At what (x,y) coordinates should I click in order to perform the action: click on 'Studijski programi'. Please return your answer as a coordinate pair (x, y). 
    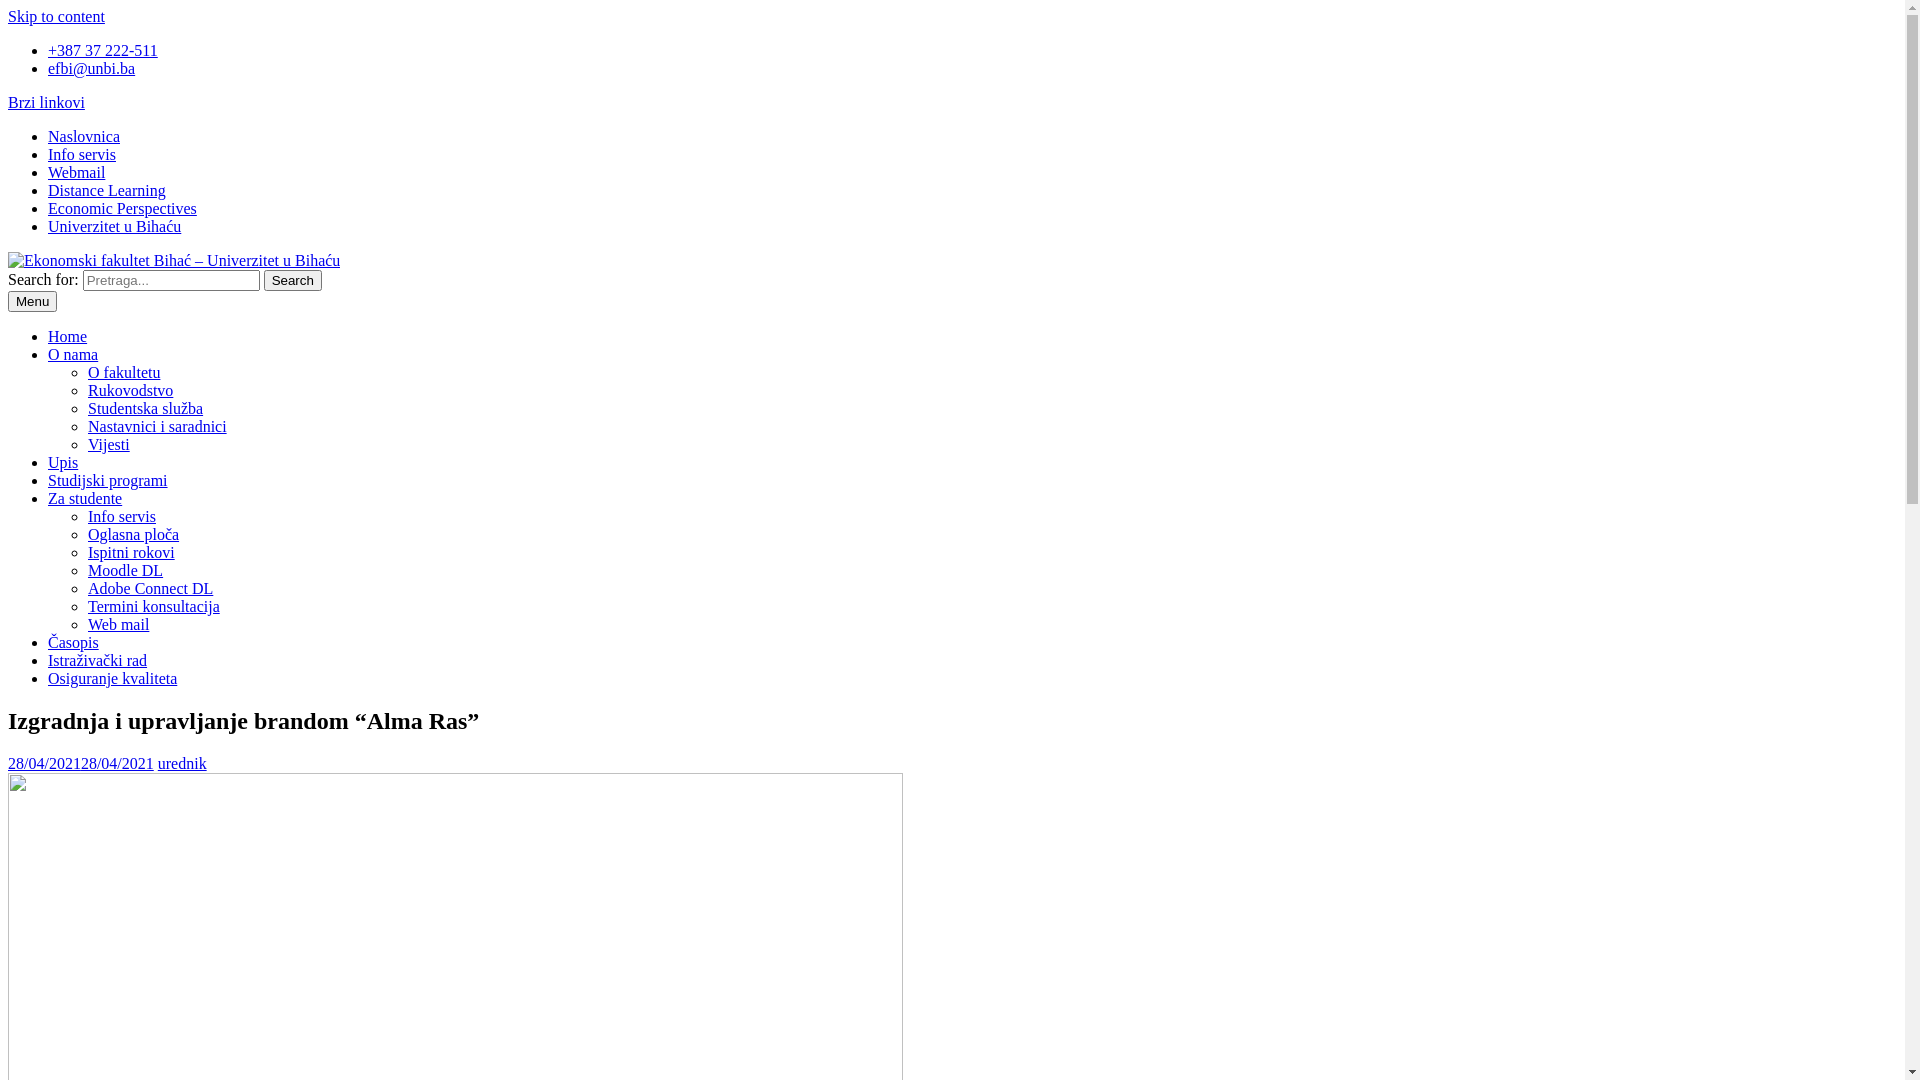
    Looking at the image, I should click on (106, 480).